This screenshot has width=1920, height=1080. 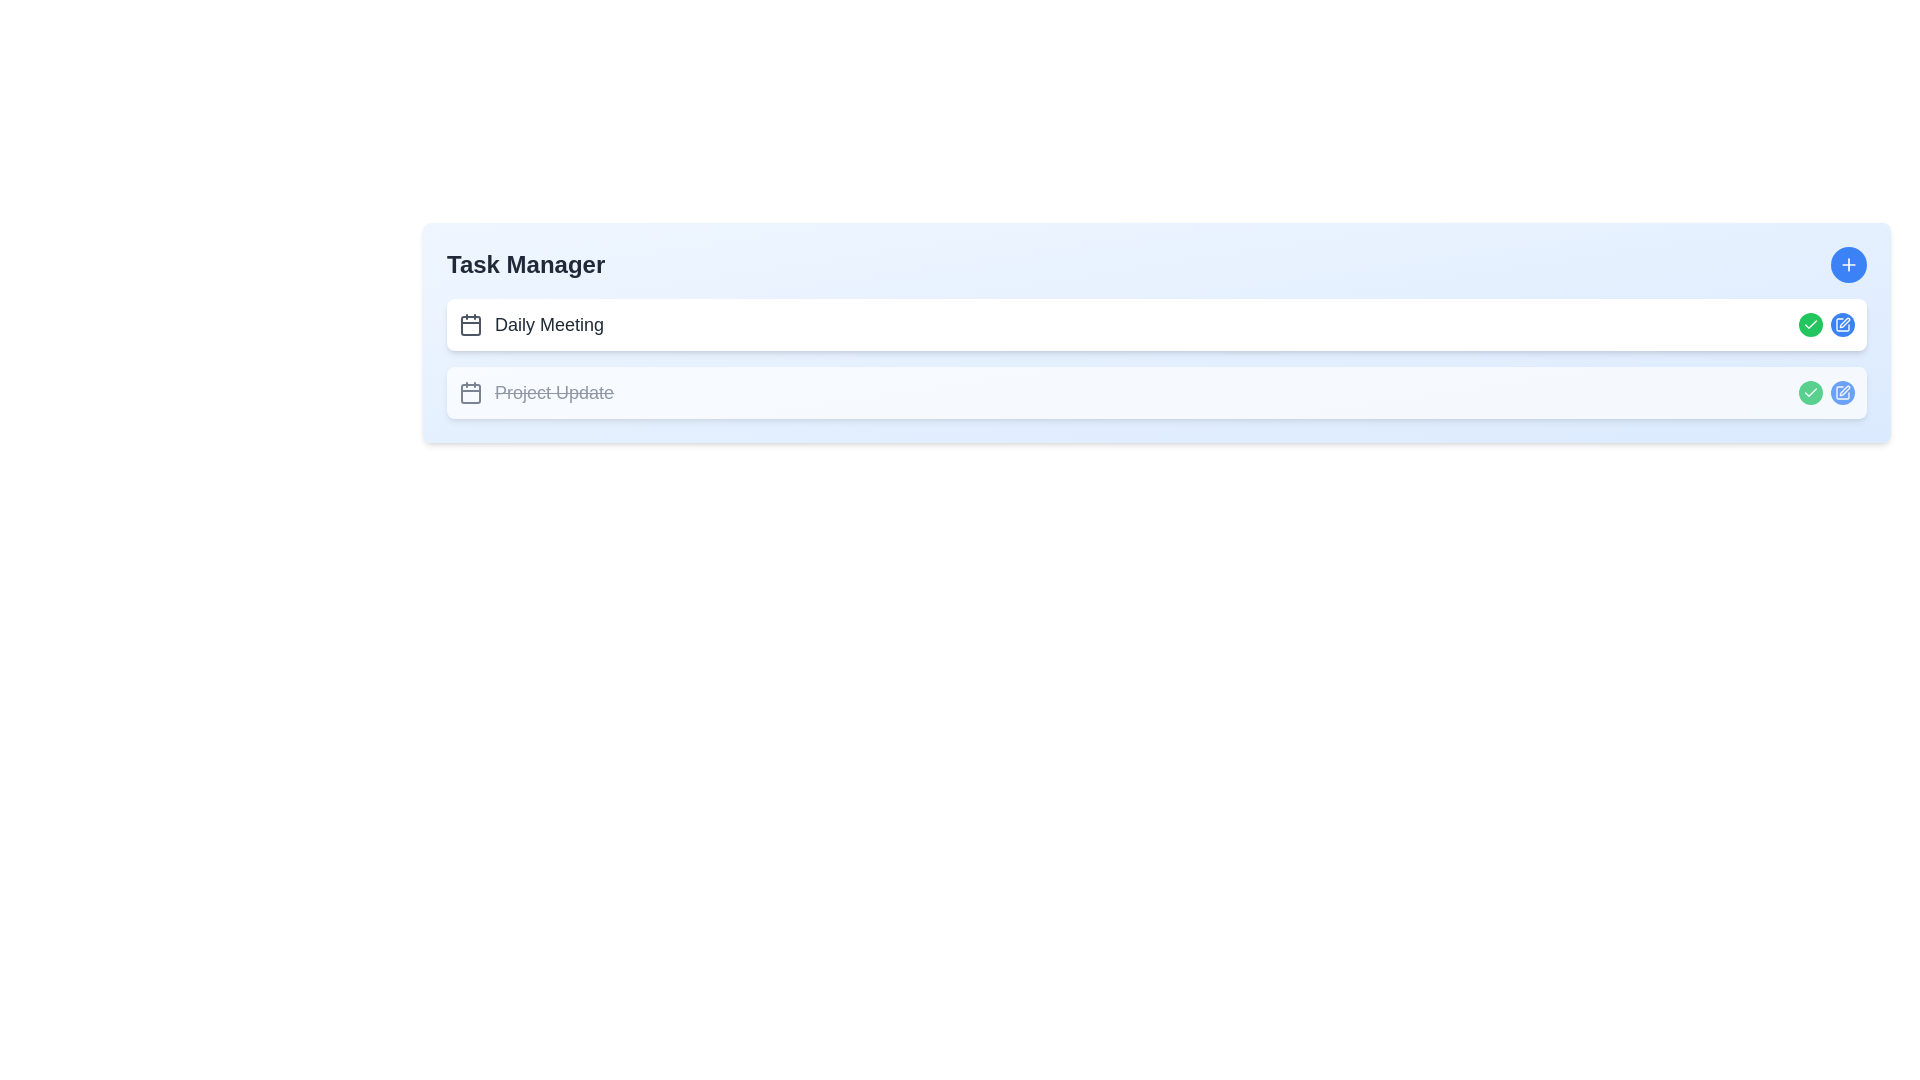 I want to click on the text element that indicates a task or entry is completed or unavailable, which is styled with a strikethrough and is positioned below 'Daily Meeting', so click(x=554, y=393).